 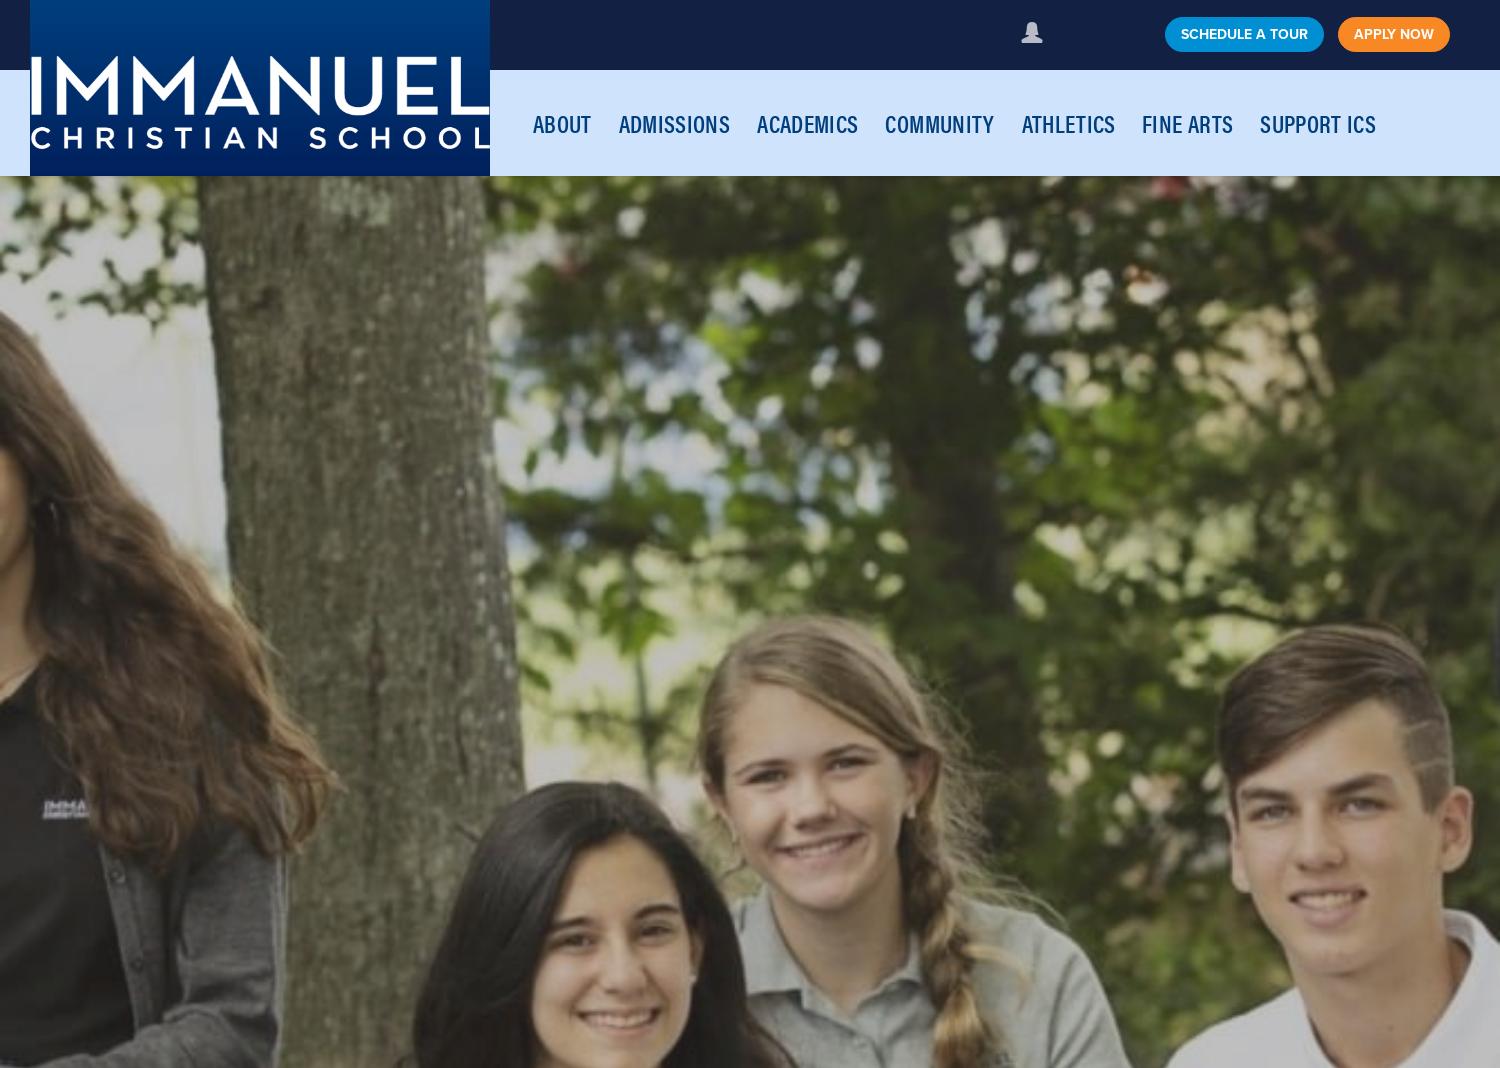 I want to click on 'Travelterm Trips for High School', so click(x=1239, y=323).